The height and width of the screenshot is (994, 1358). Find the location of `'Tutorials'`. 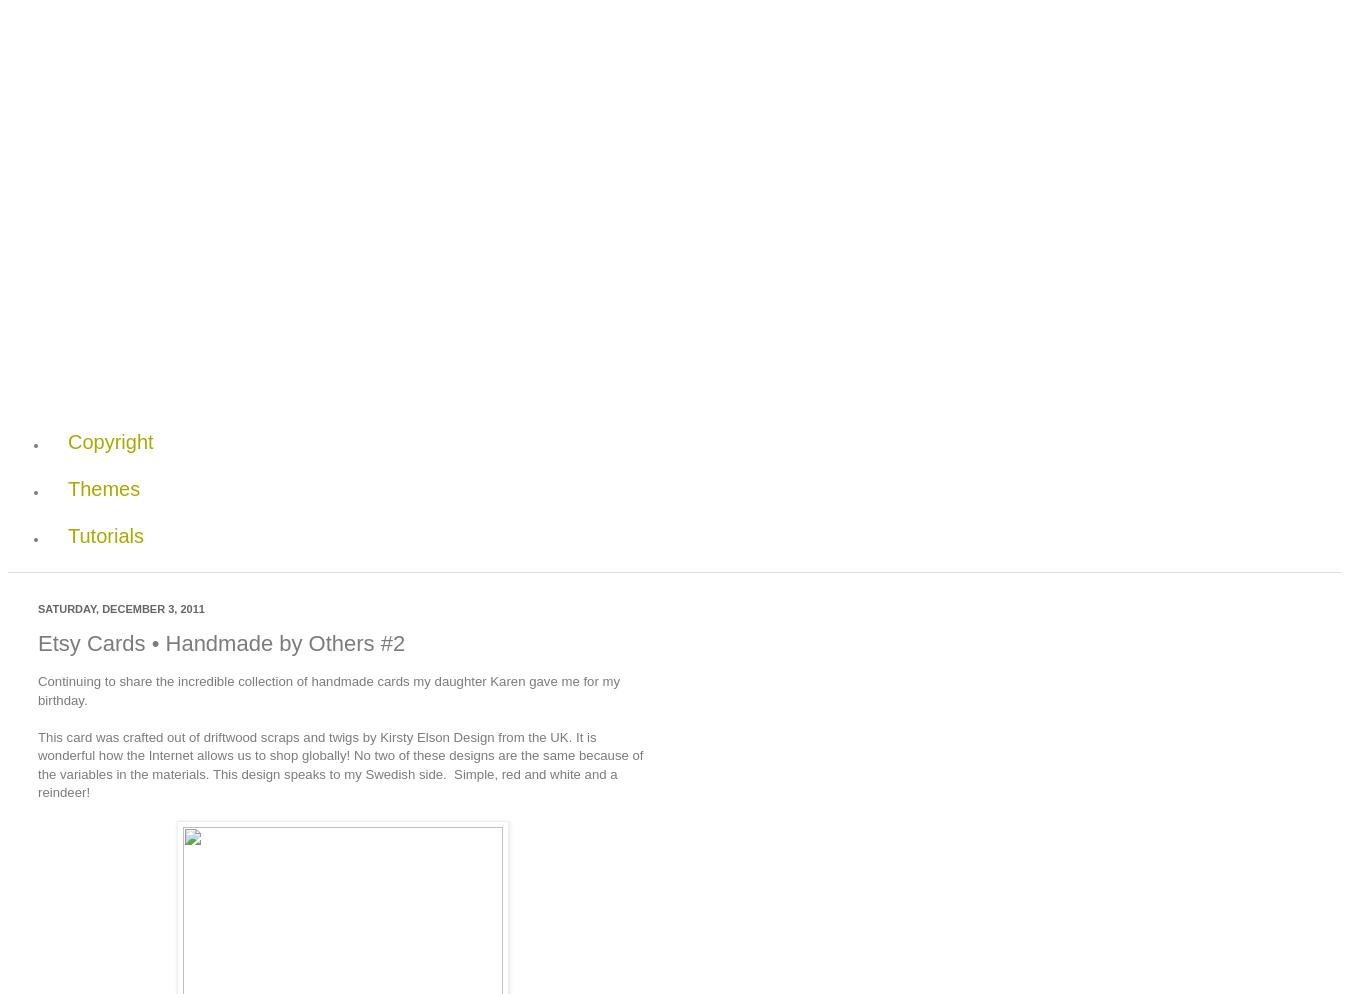

'Tutorials' is located at coordinates (104, 533).